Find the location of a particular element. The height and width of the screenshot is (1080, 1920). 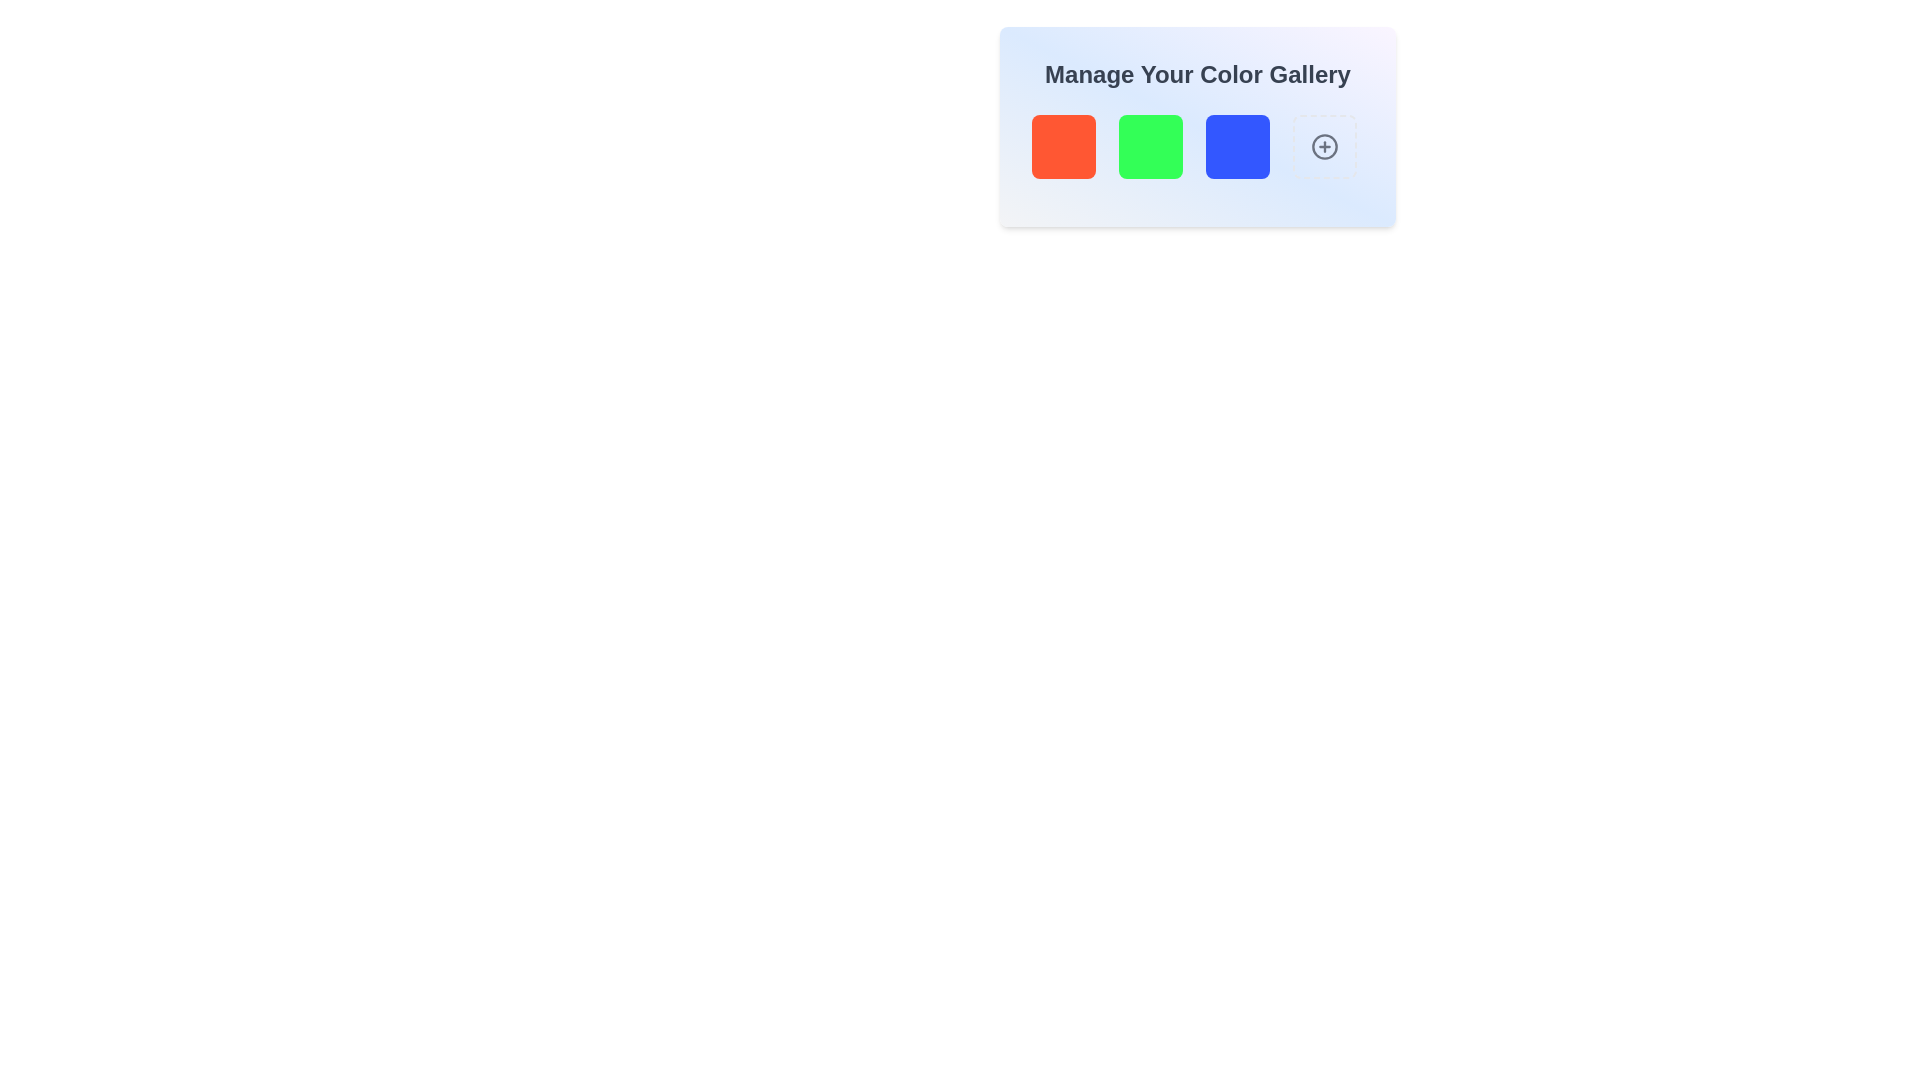

the circular graphical element within the 'circle-plus' SVG icon, which is located on the right side of the row of icons under the 'Manage Your Color Gallery' section is located at coordinates (1324, 145).